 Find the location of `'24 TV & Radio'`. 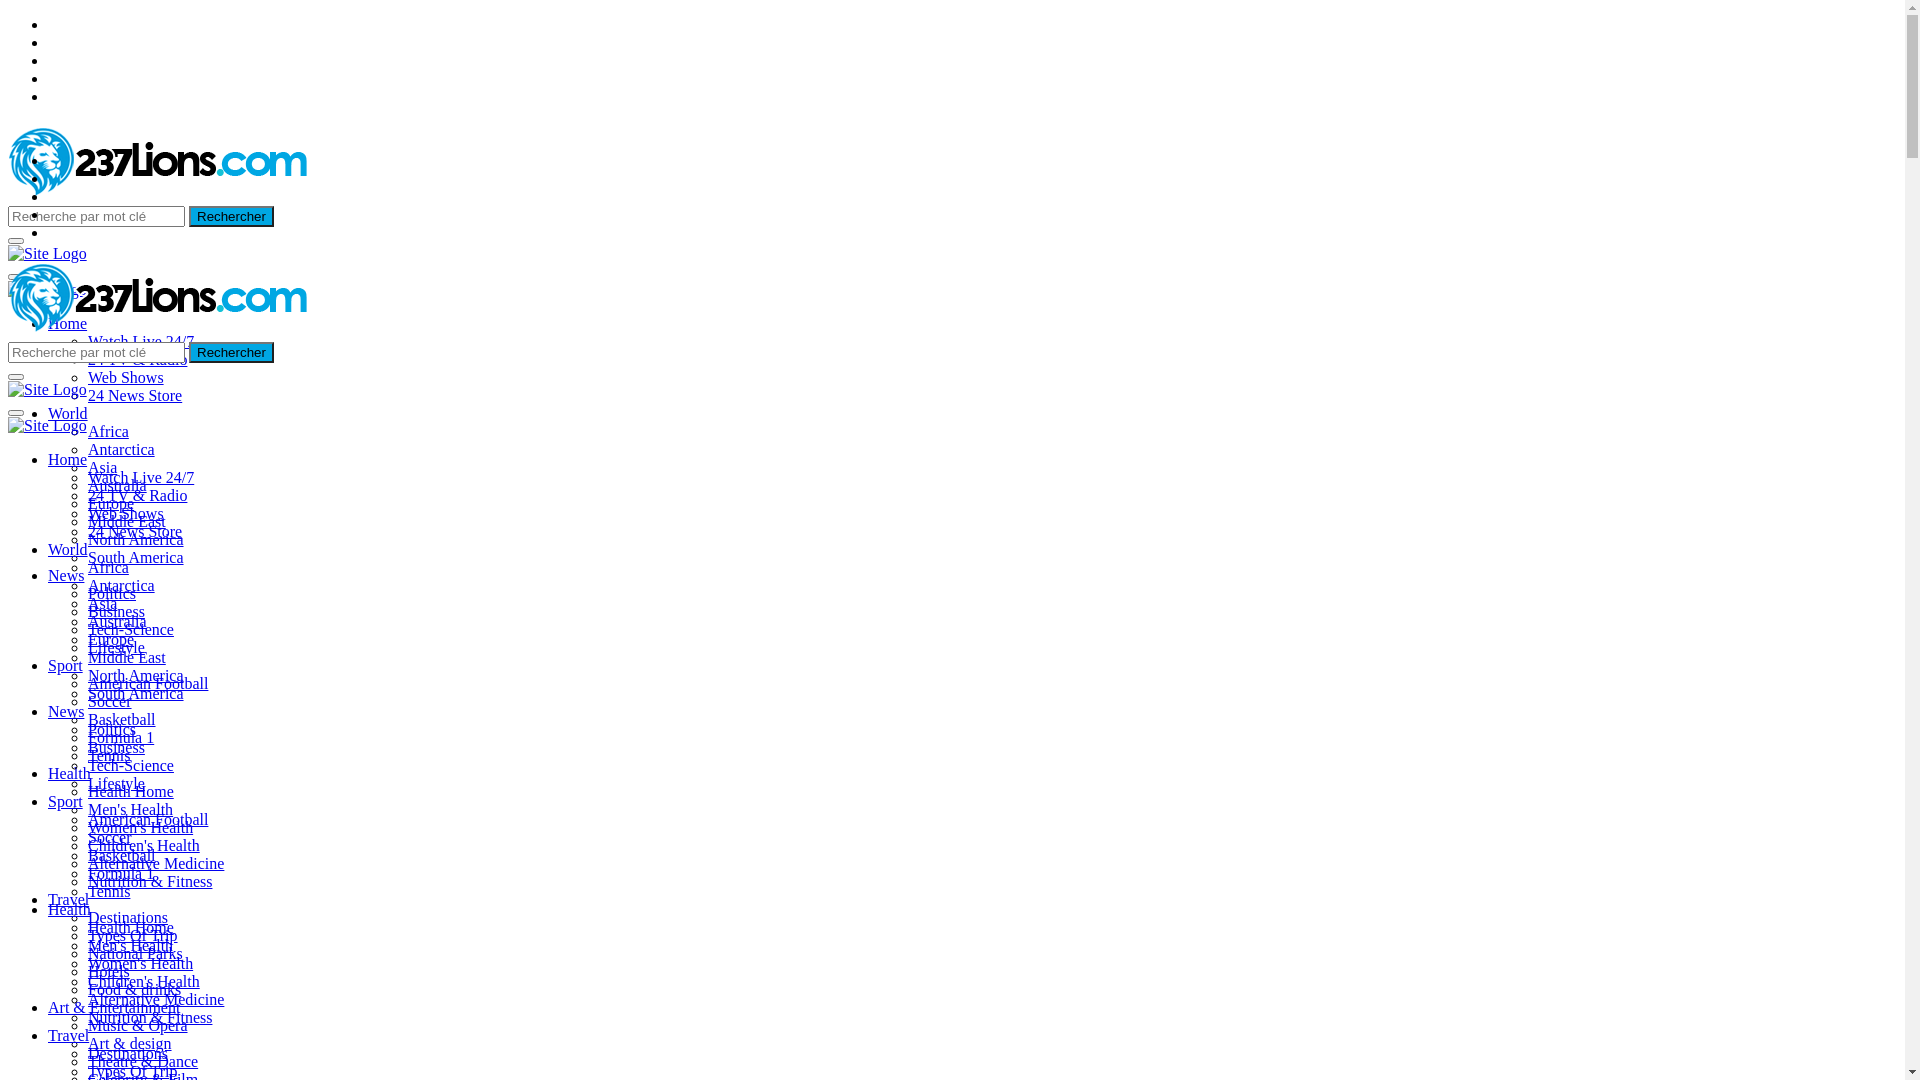

'24 TV & Radio' is located at coordinates (136, 358).